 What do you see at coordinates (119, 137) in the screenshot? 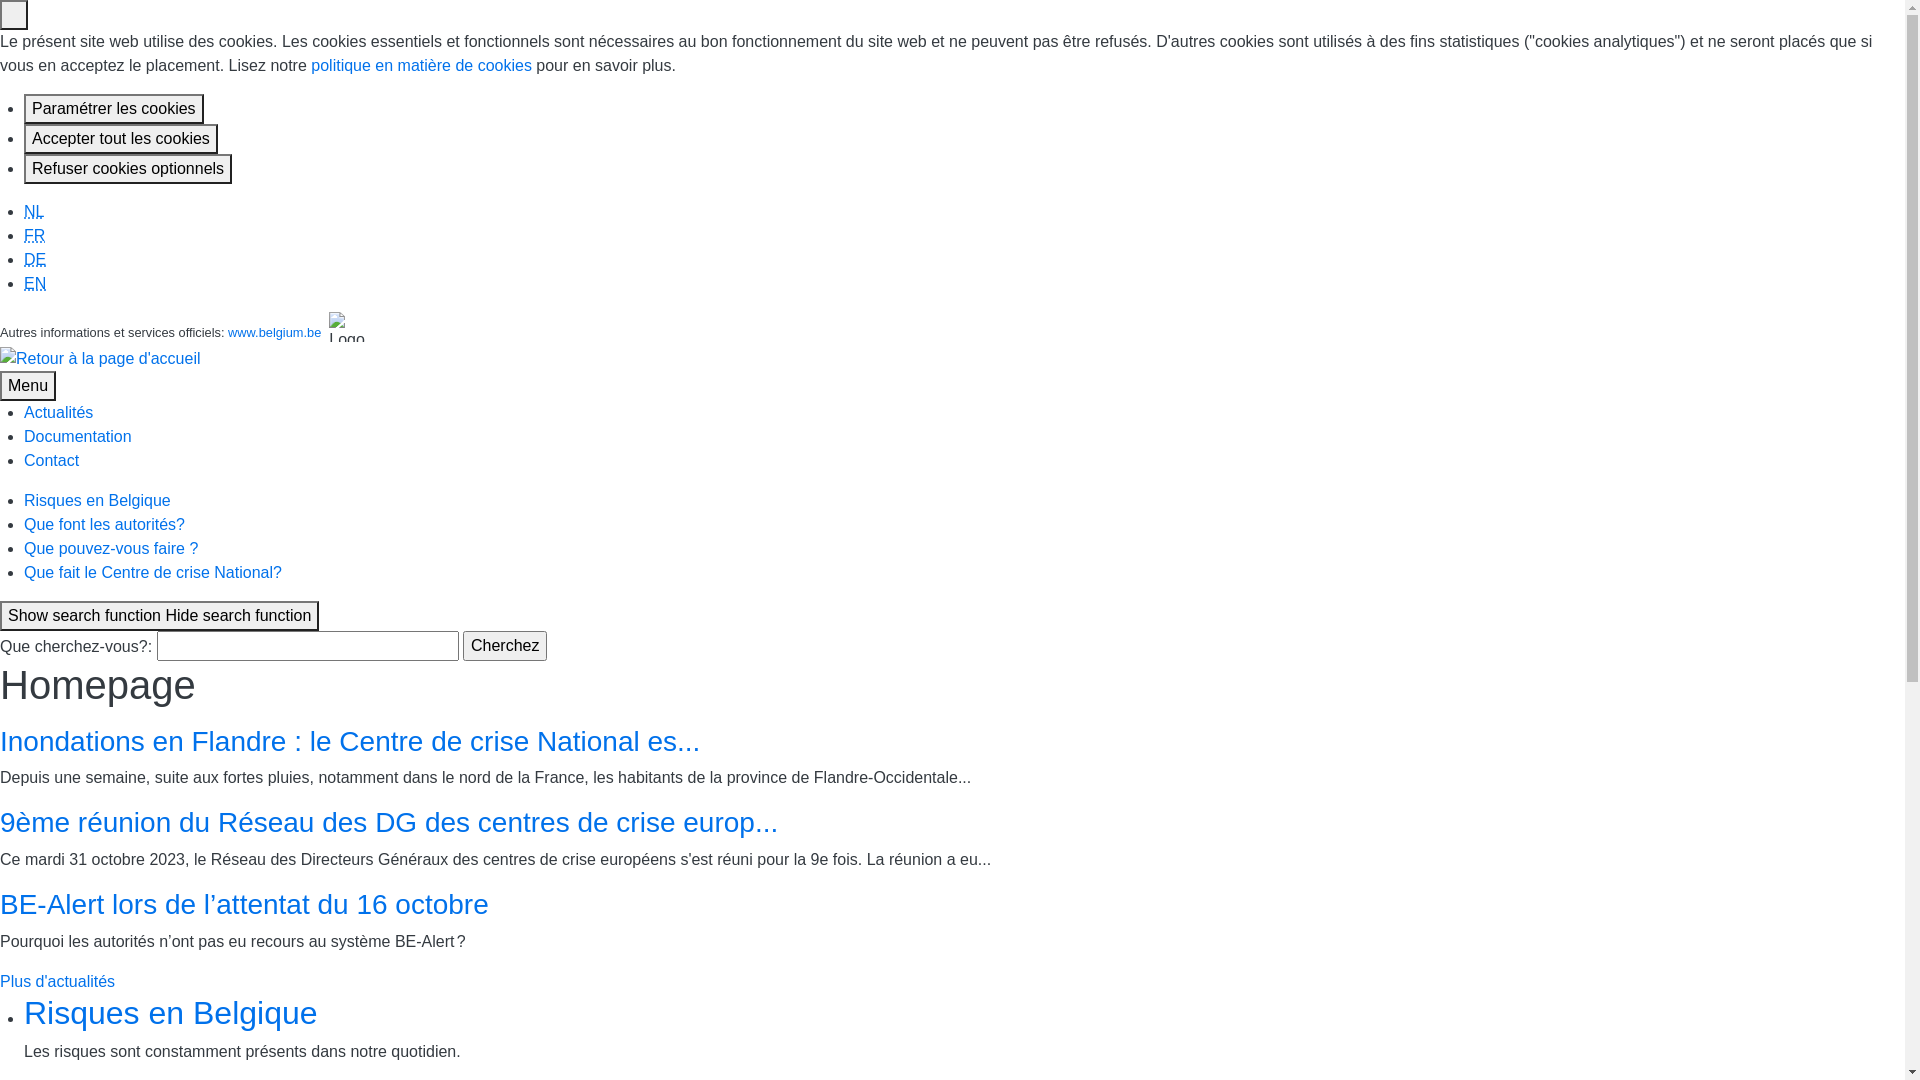
I see `'Accepter tout les cookies'` at bounding box center [119, 137].